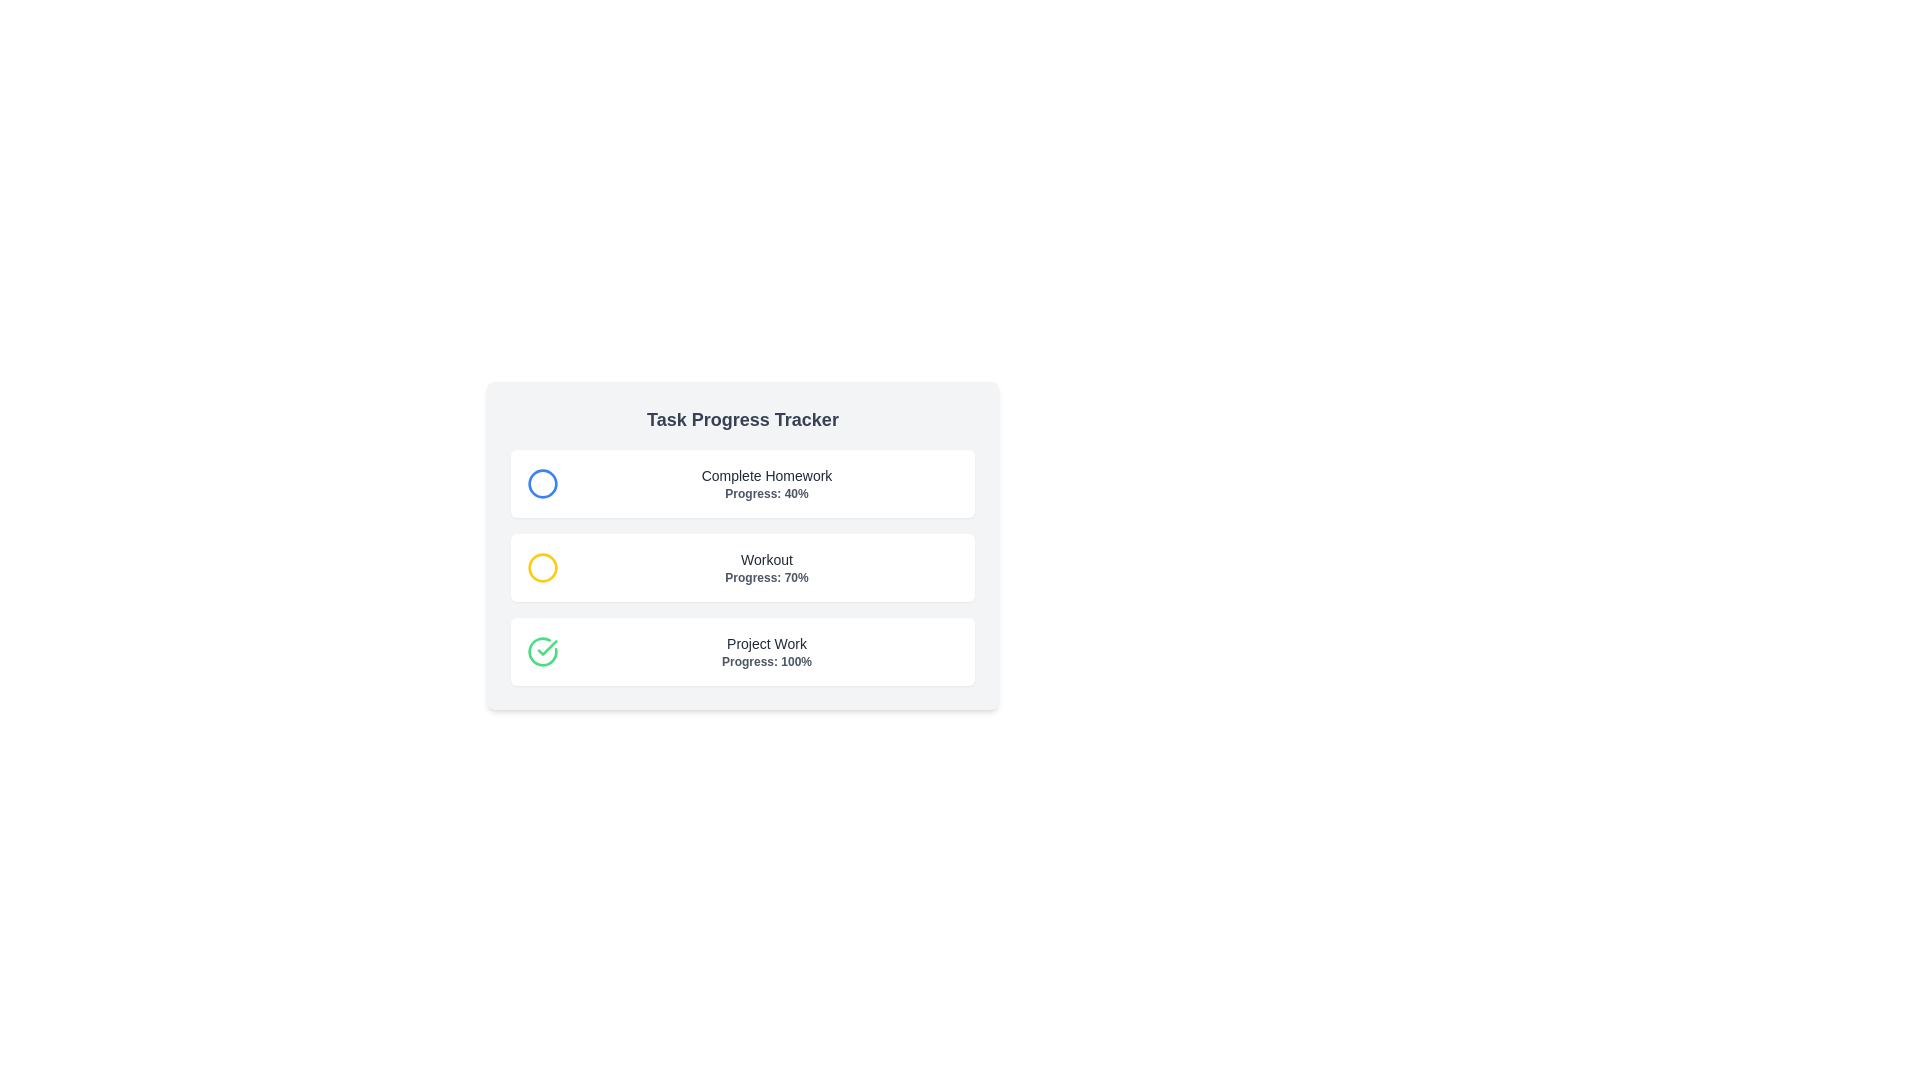 Image resolution: width=1920 pixels, height=1080 pixels. What do you see at coordinates (766, 493) in the screenshot?
I see `the text label displaying 'Progress: 40%' located at the bottom of the 'Complete Homework' task box in the task progress tracker interface` at bounding box center [766, 493].